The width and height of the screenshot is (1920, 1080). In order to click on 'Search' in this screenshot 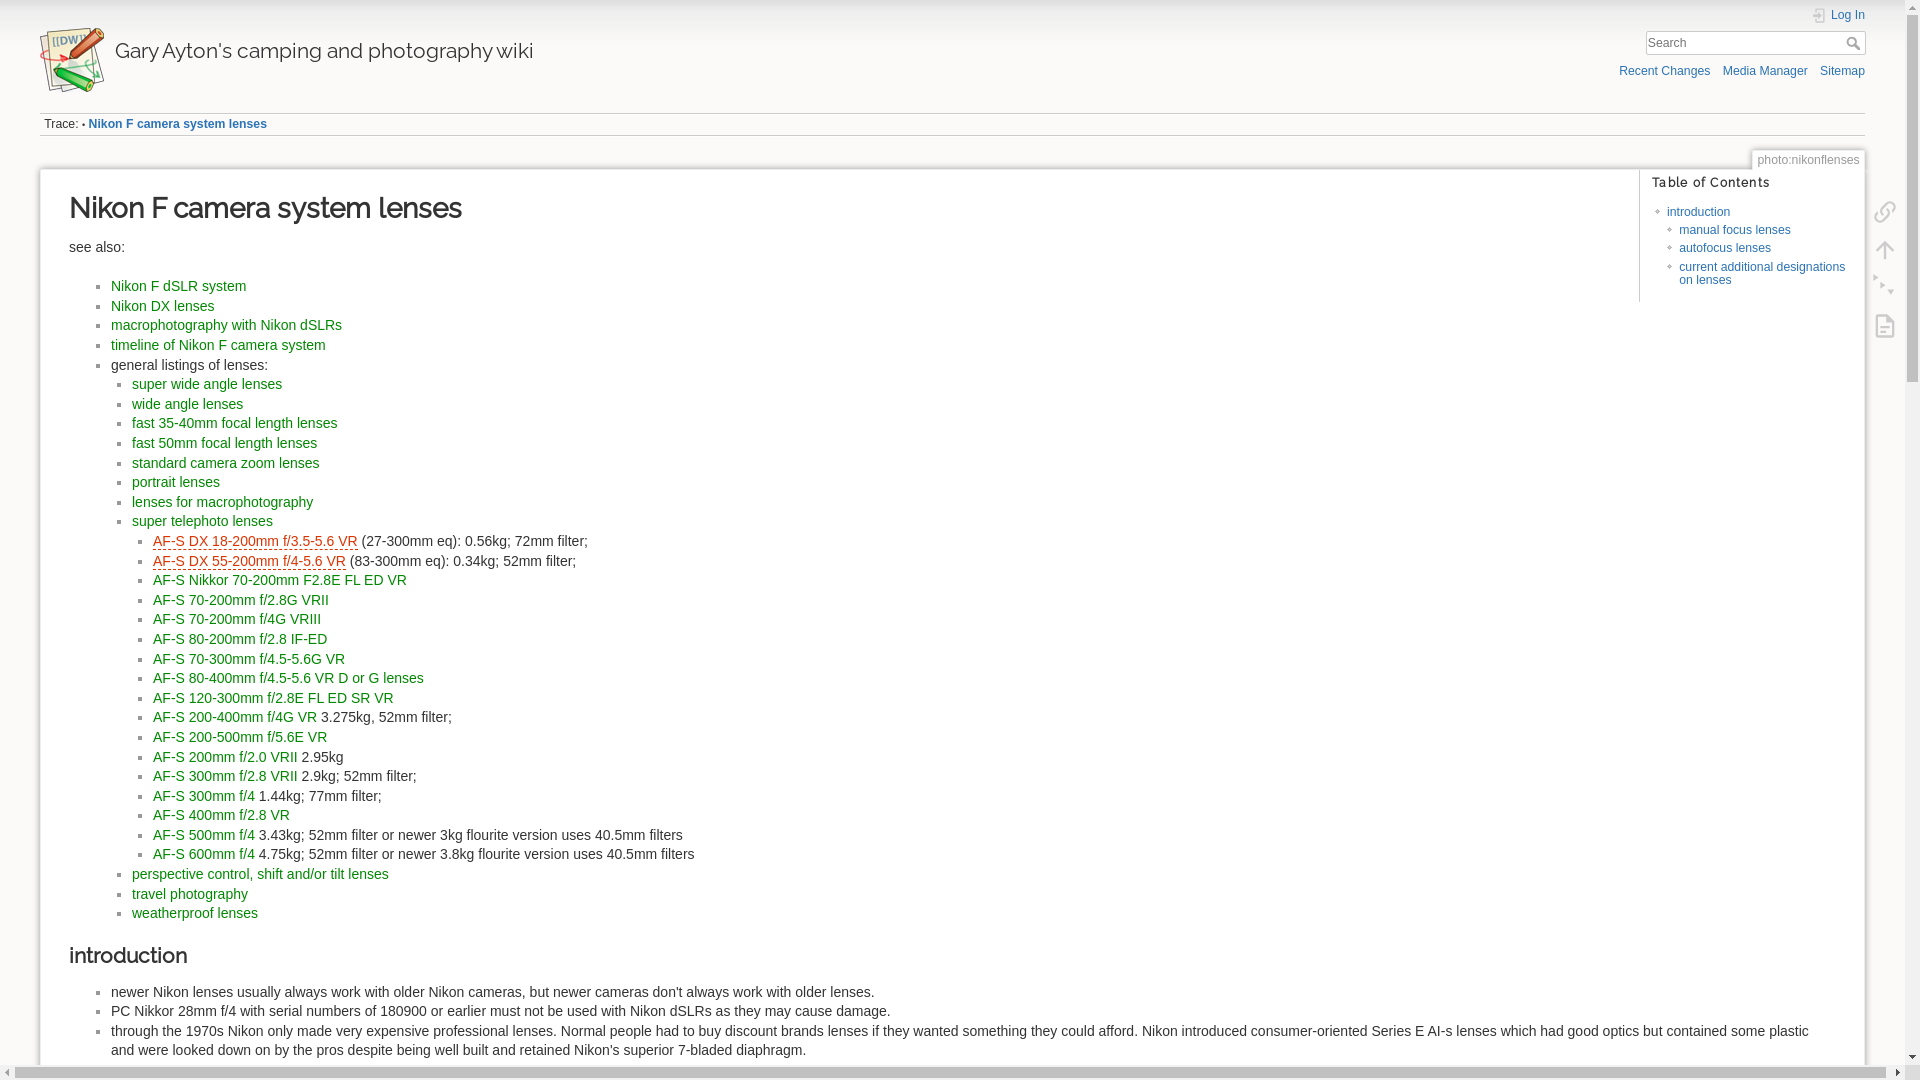, I will do `click(1854, 42)`.